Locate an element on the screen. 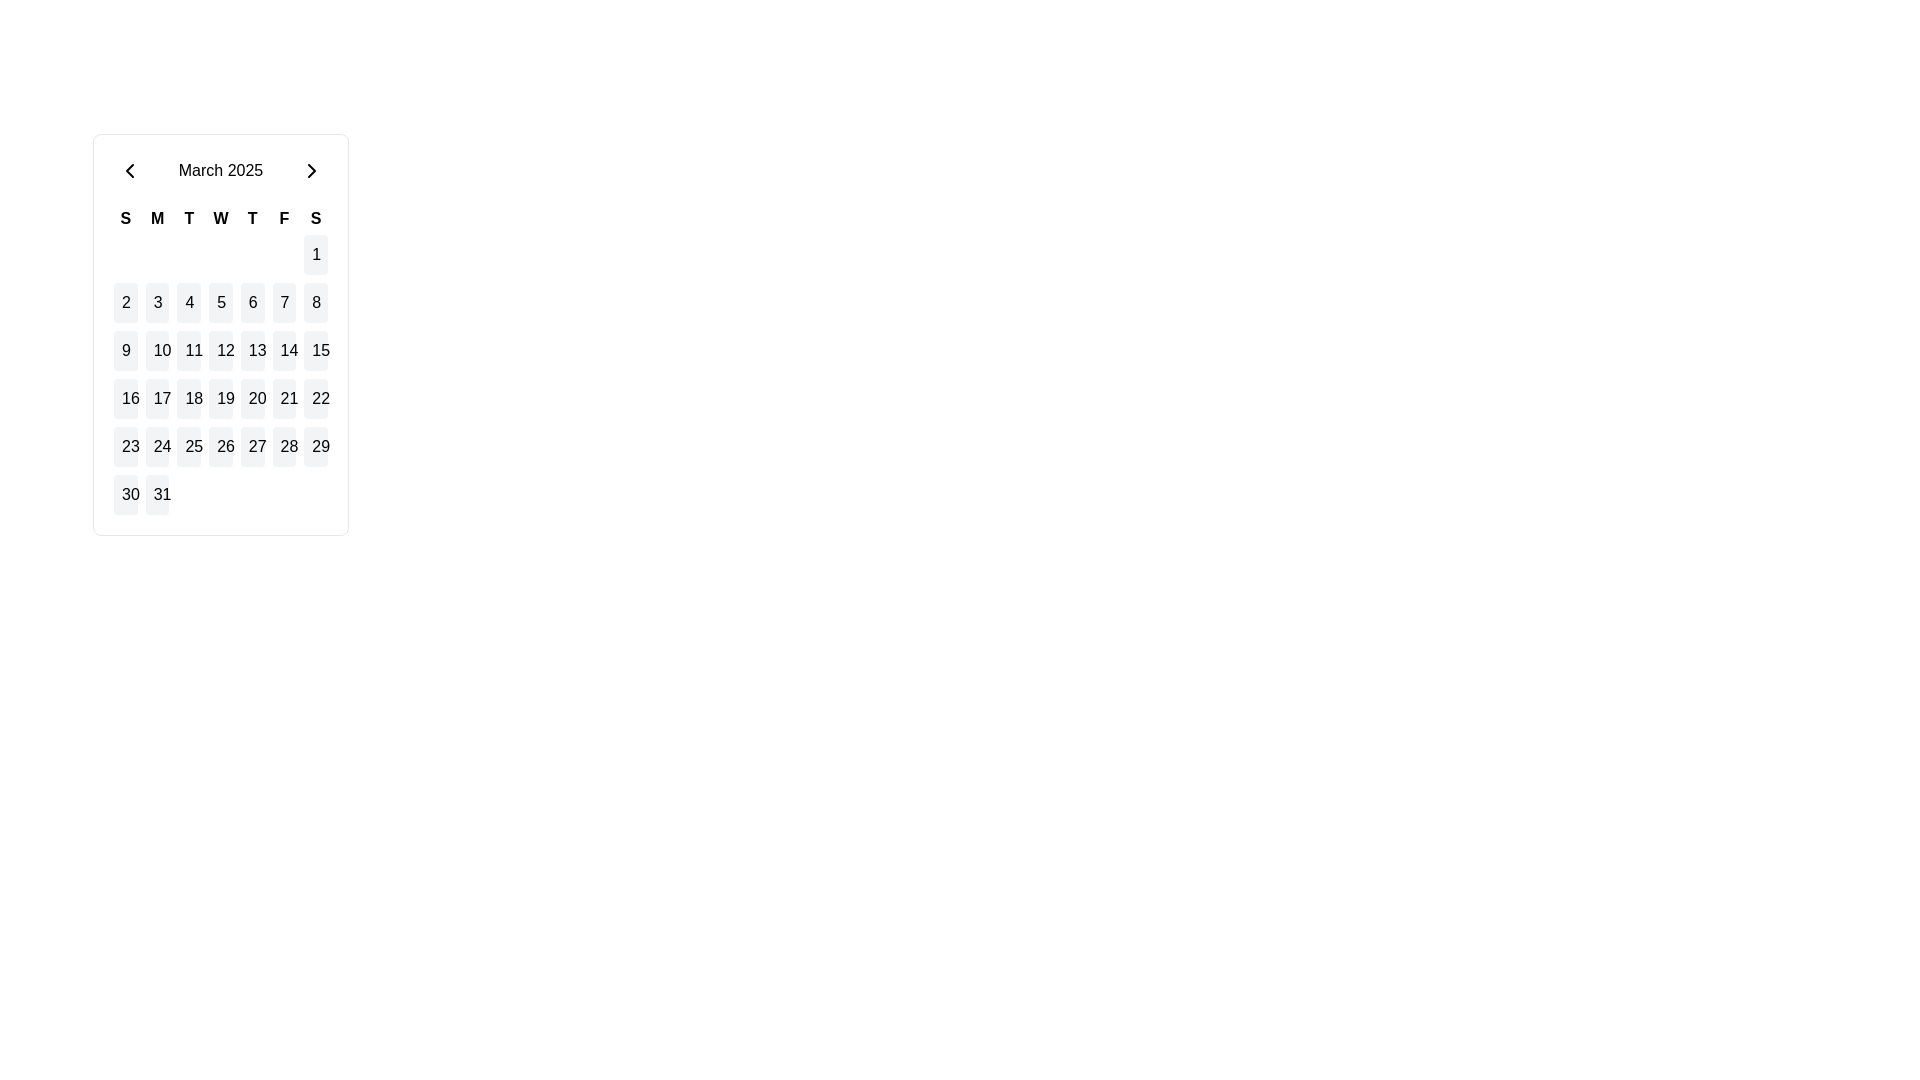 Image resolution: width=1920 pixels, height=1080 pixels. the bold capital letter 'M' in the calendar interface, which is the second item in the row of weekday initials is located at coordinates (156, 219).